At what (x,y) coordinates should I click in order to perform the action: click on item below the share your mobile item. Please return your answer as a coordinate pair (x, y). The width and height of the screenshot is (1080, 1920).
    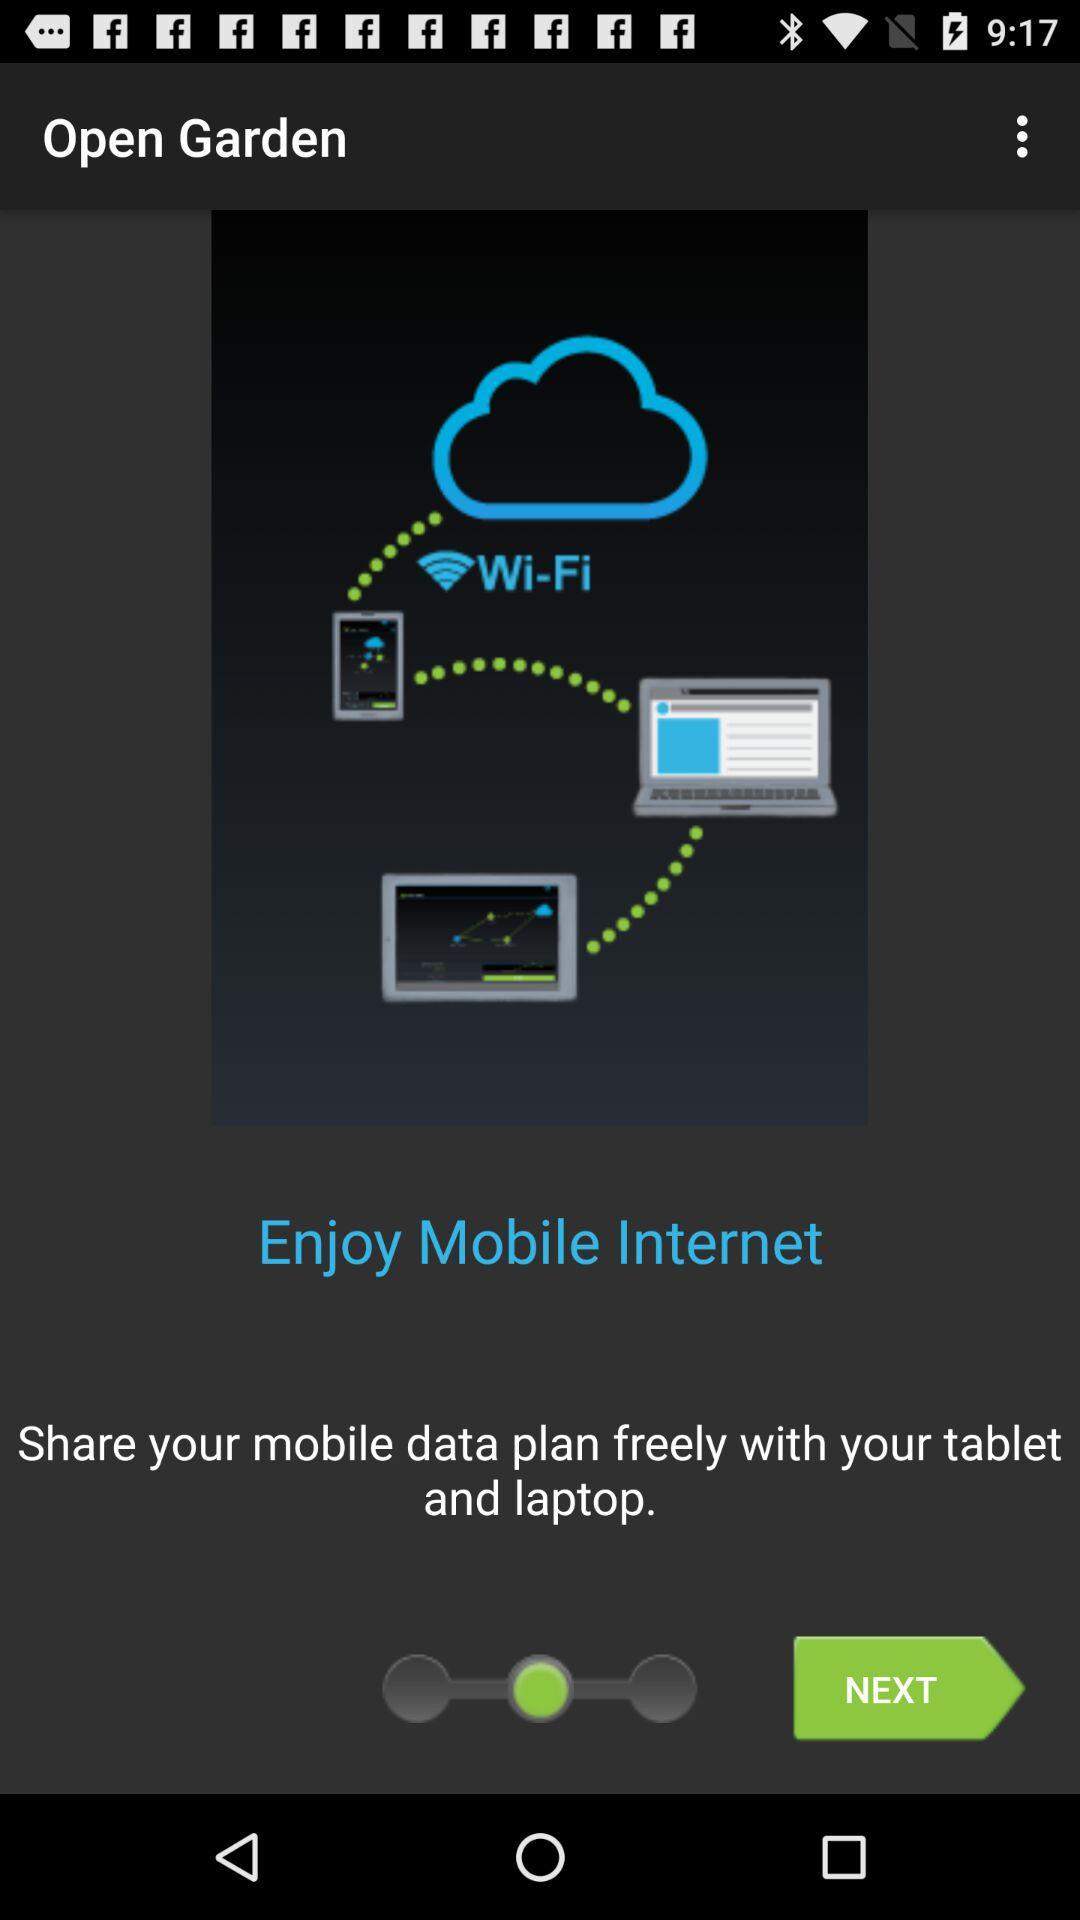
    Looking at the image, I should click on (909, 1688).